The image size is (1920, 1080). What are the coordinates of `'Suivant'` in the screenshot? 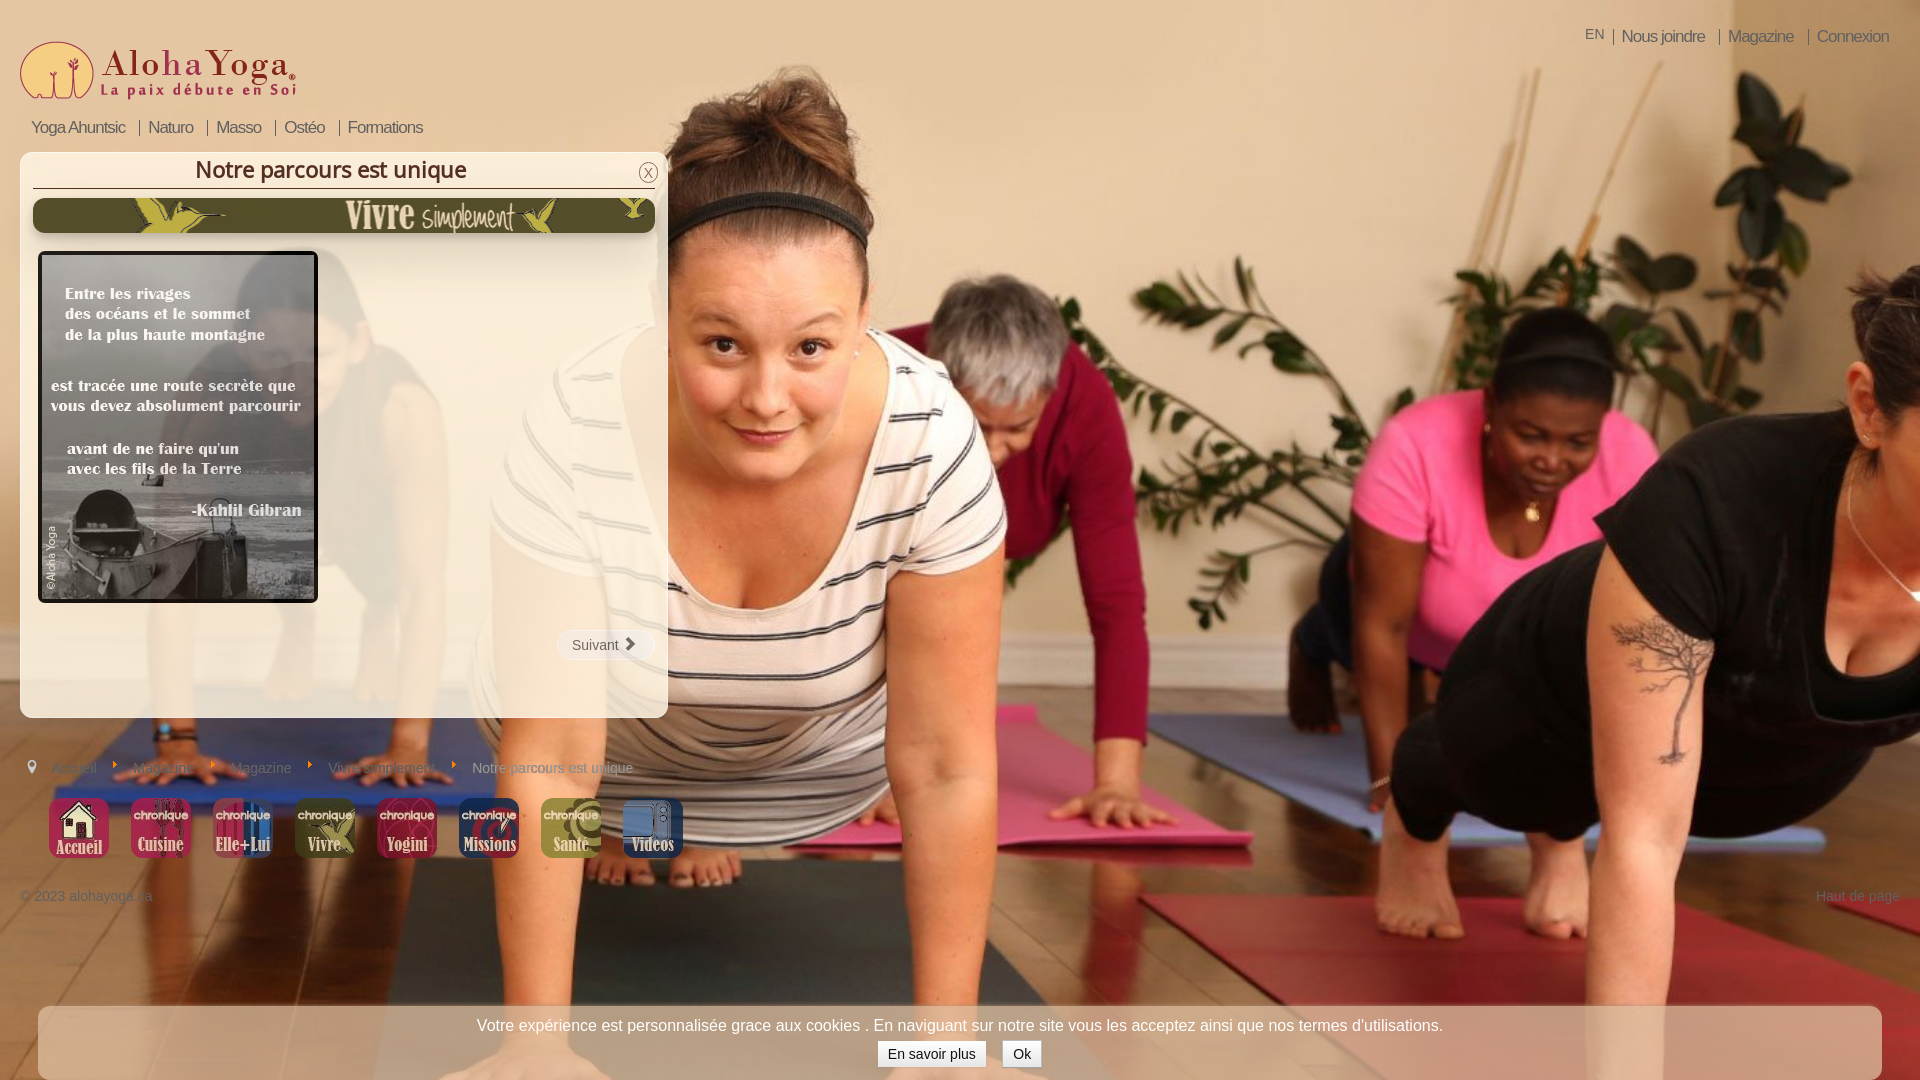 It's located at (604, 644).